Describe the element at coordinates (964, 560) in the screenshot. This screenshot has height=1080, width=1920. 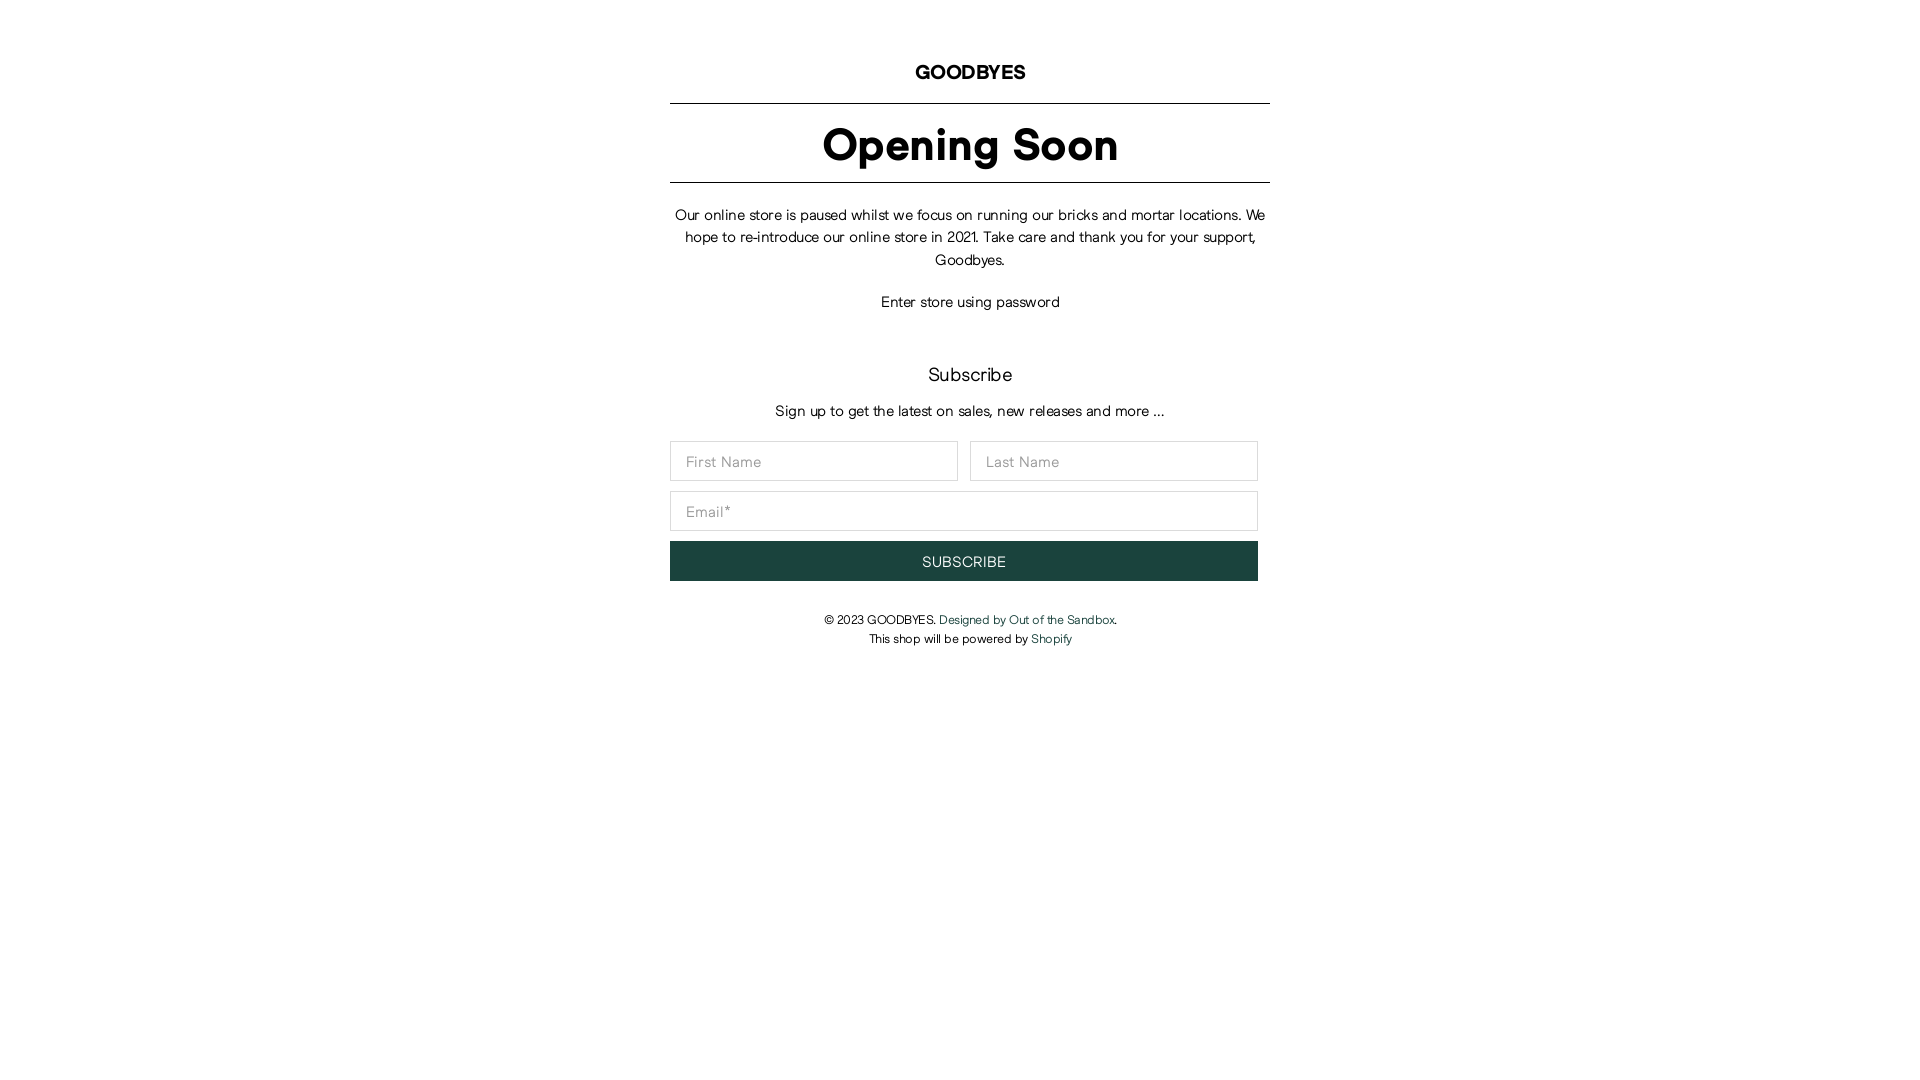
I see `'SUBSCRIBE'` at that location.